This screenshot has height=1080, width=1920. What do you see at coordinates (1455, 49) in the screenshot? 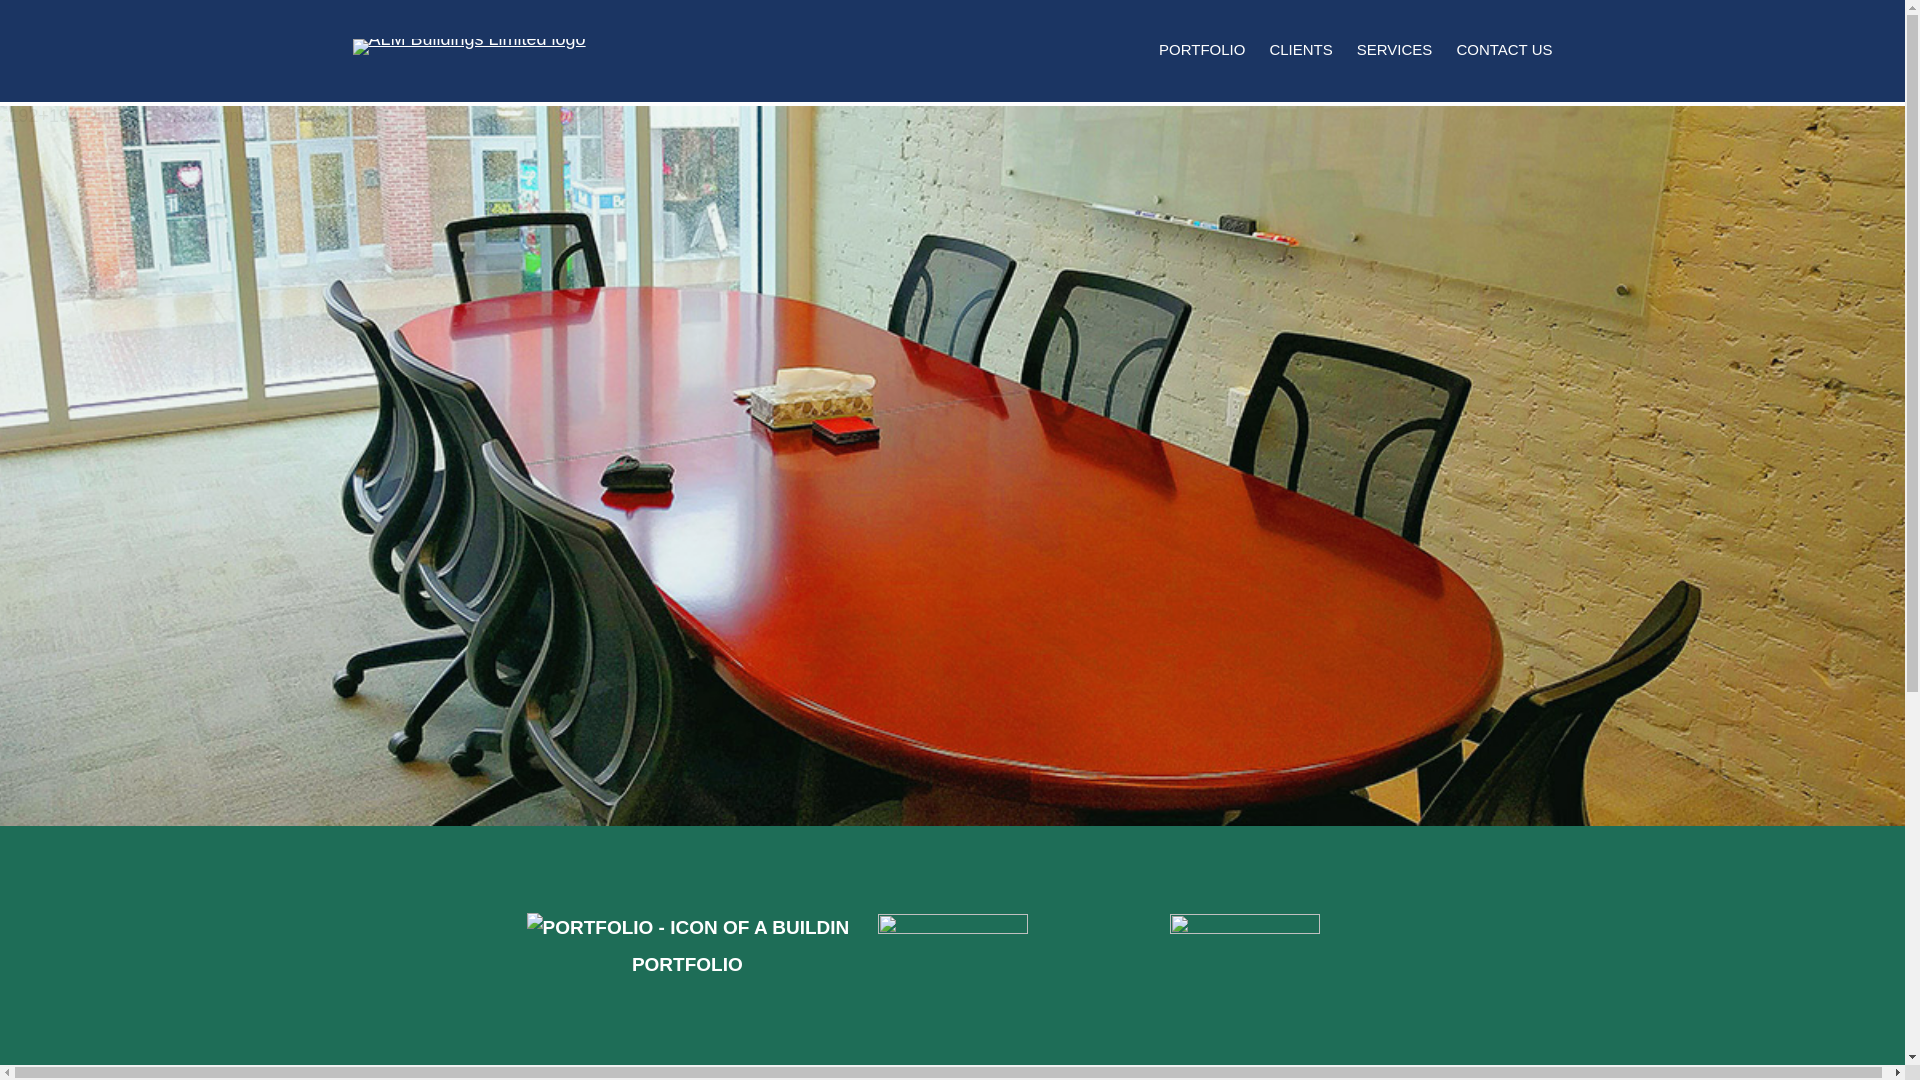
I see `'CONTACT US'` at bounding box center [1455, 49].